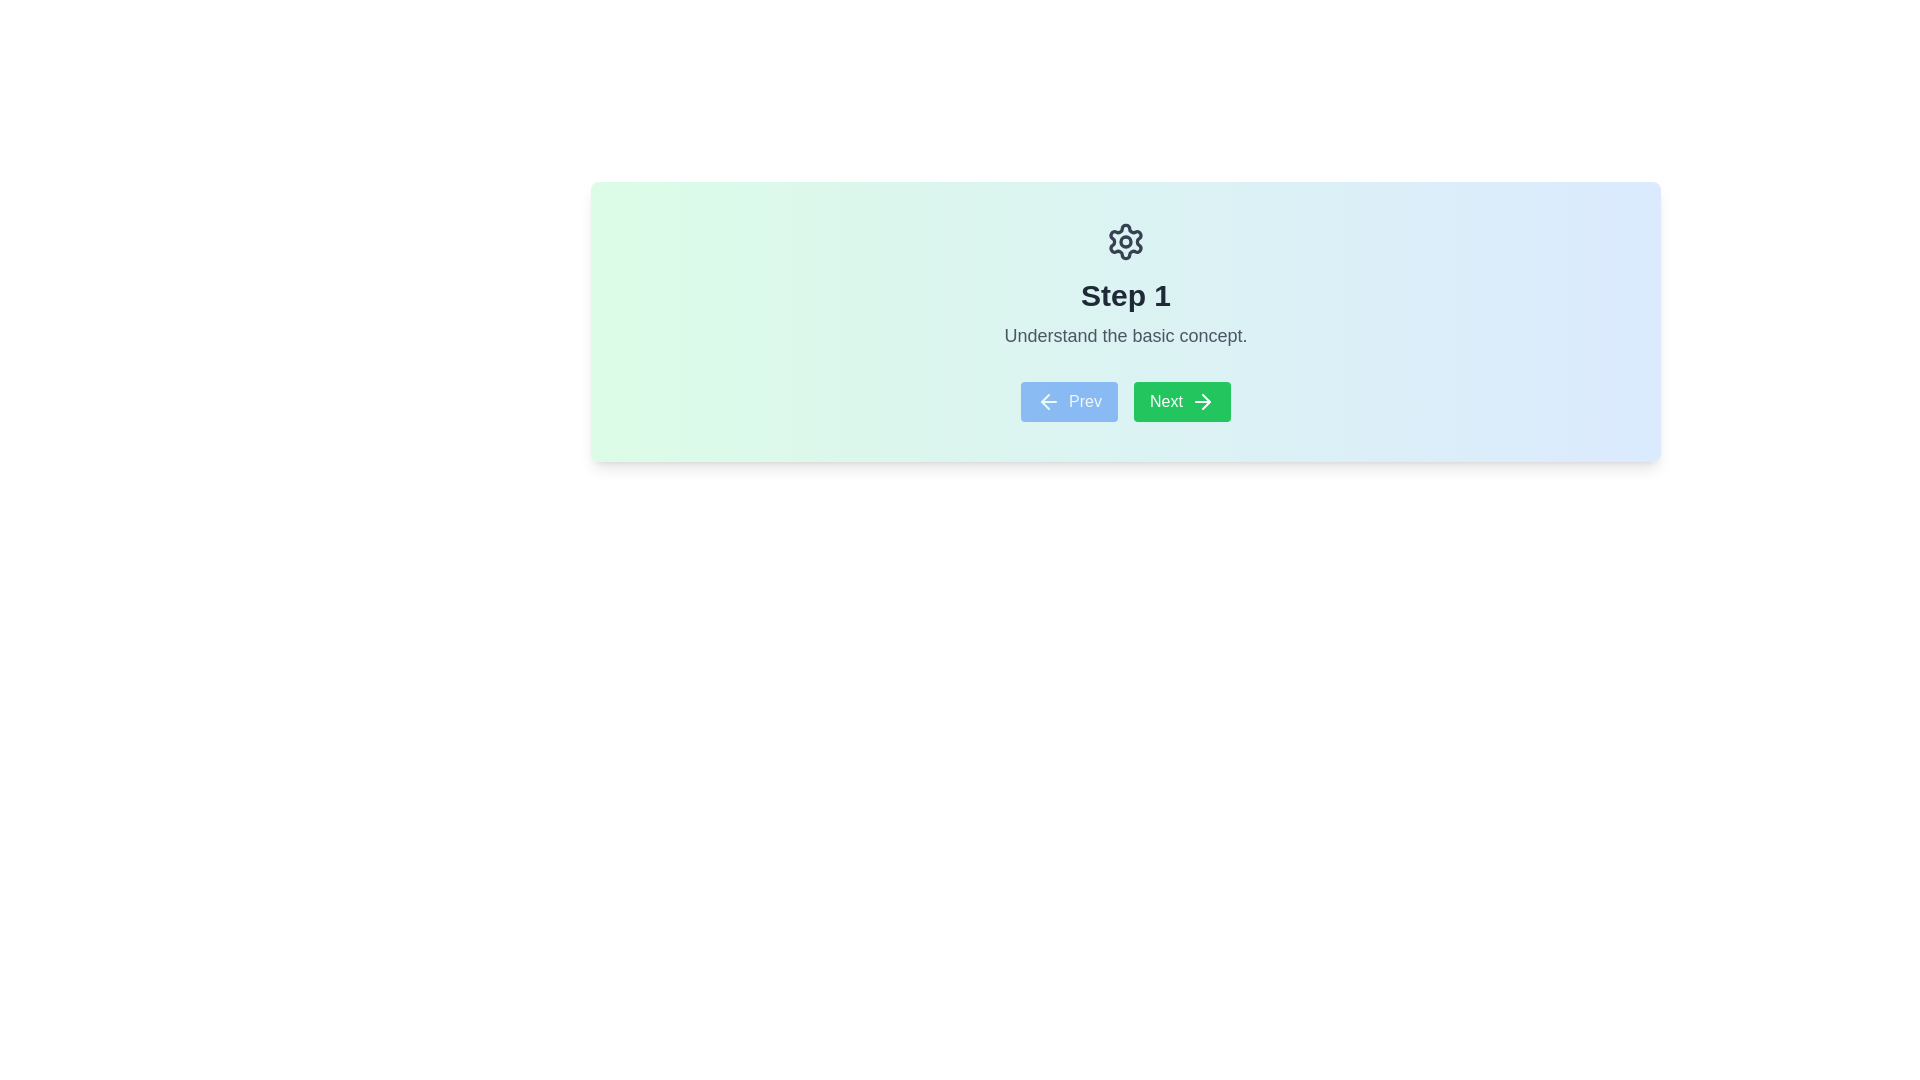 The image size is (1920, 1080). What do you see at coordinates (1126, 334) in the screenshot?
I see `the text block displaying 'Understand the basic concept.' which is styled in light gray and located below the 'Step 1' header` at bounding box center [1126, 334].